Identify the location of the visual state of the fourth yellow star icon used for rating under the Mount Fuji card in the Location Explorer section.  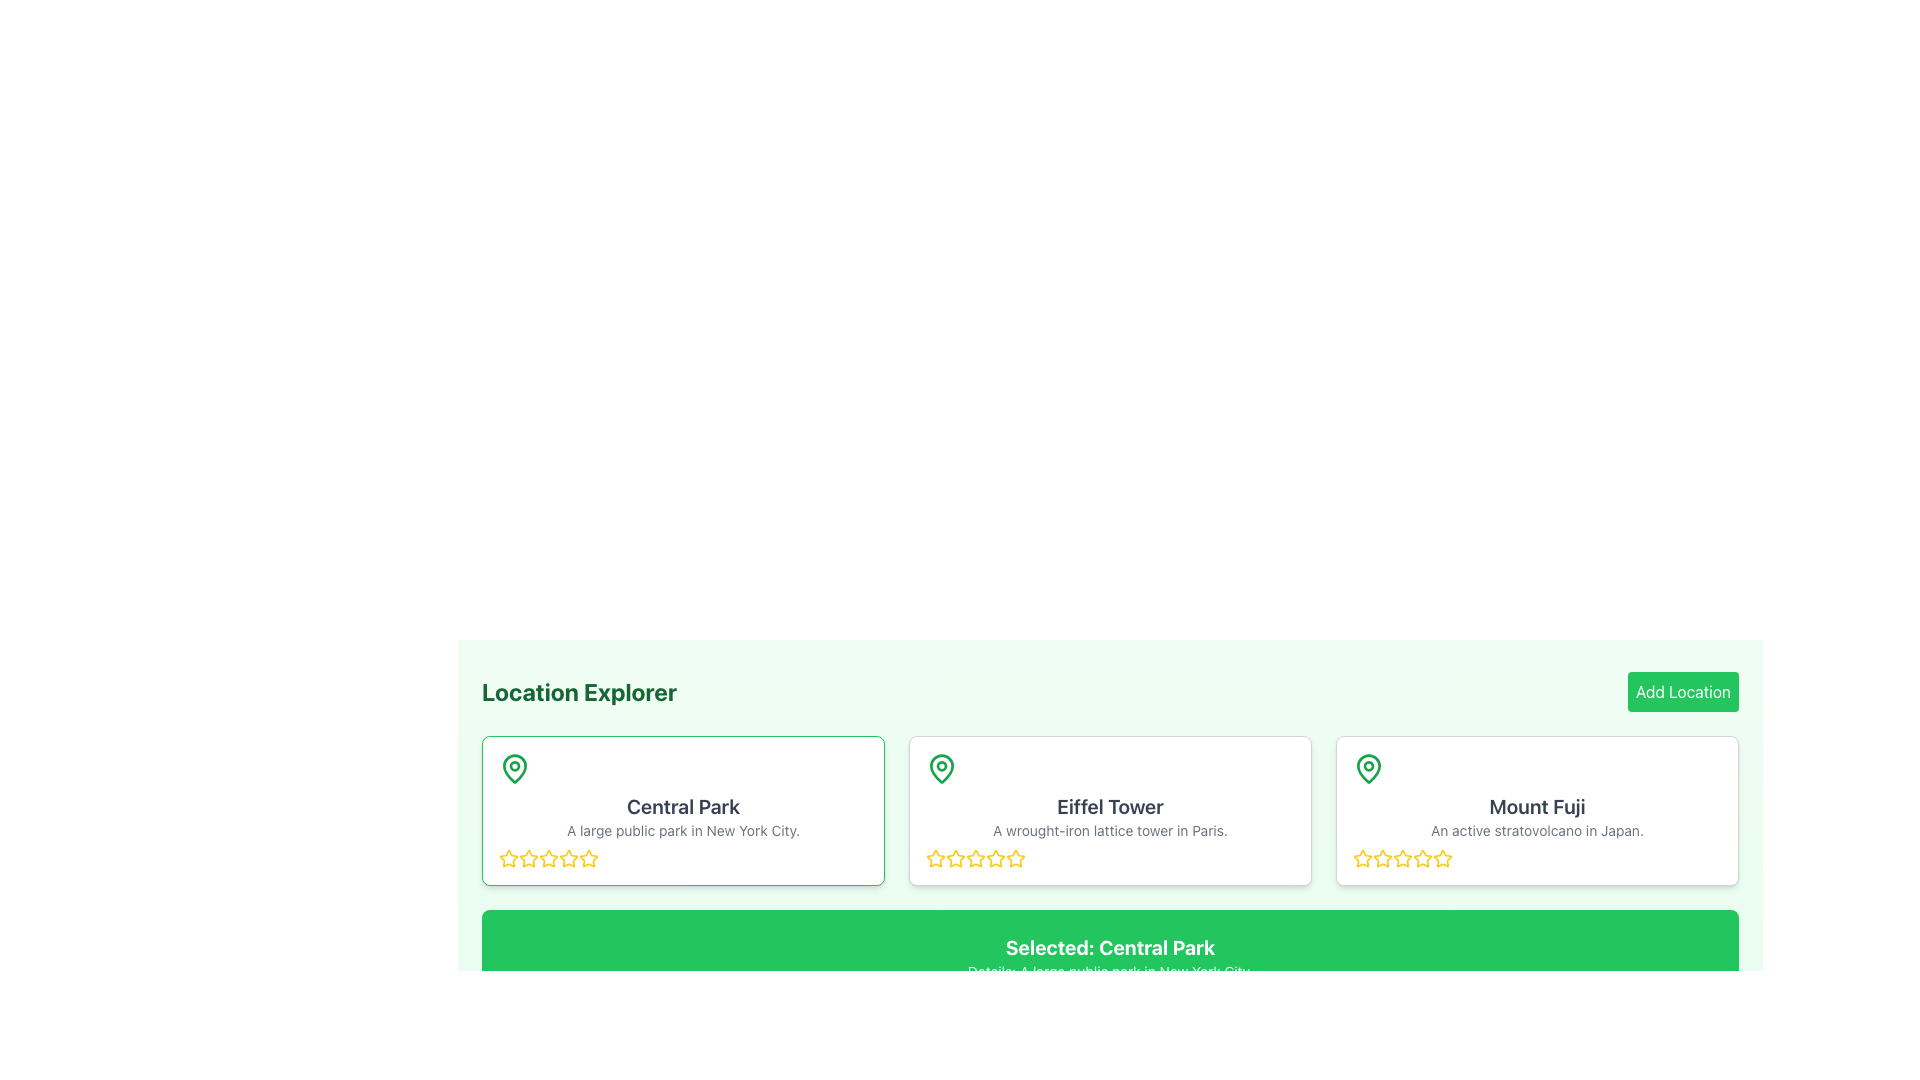
(1401, 858).